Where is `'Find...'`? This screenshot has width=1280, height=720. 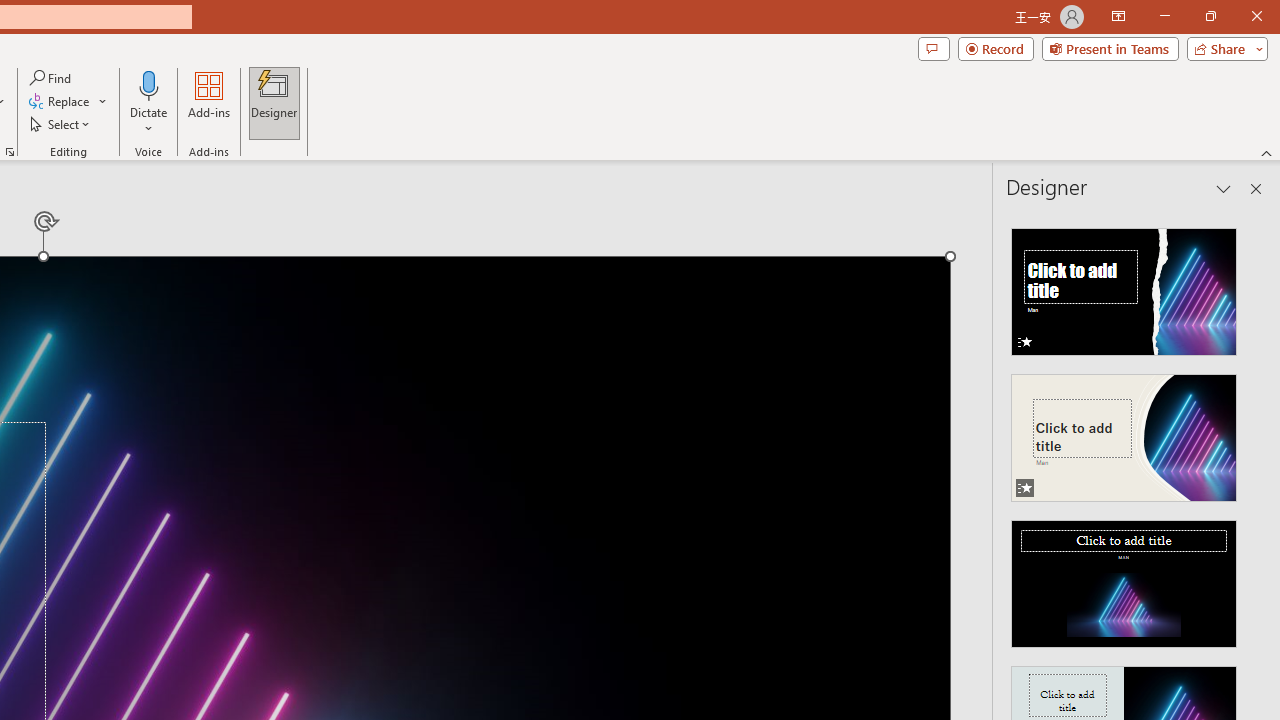 'Find...' is located at coordinates (51, 77).